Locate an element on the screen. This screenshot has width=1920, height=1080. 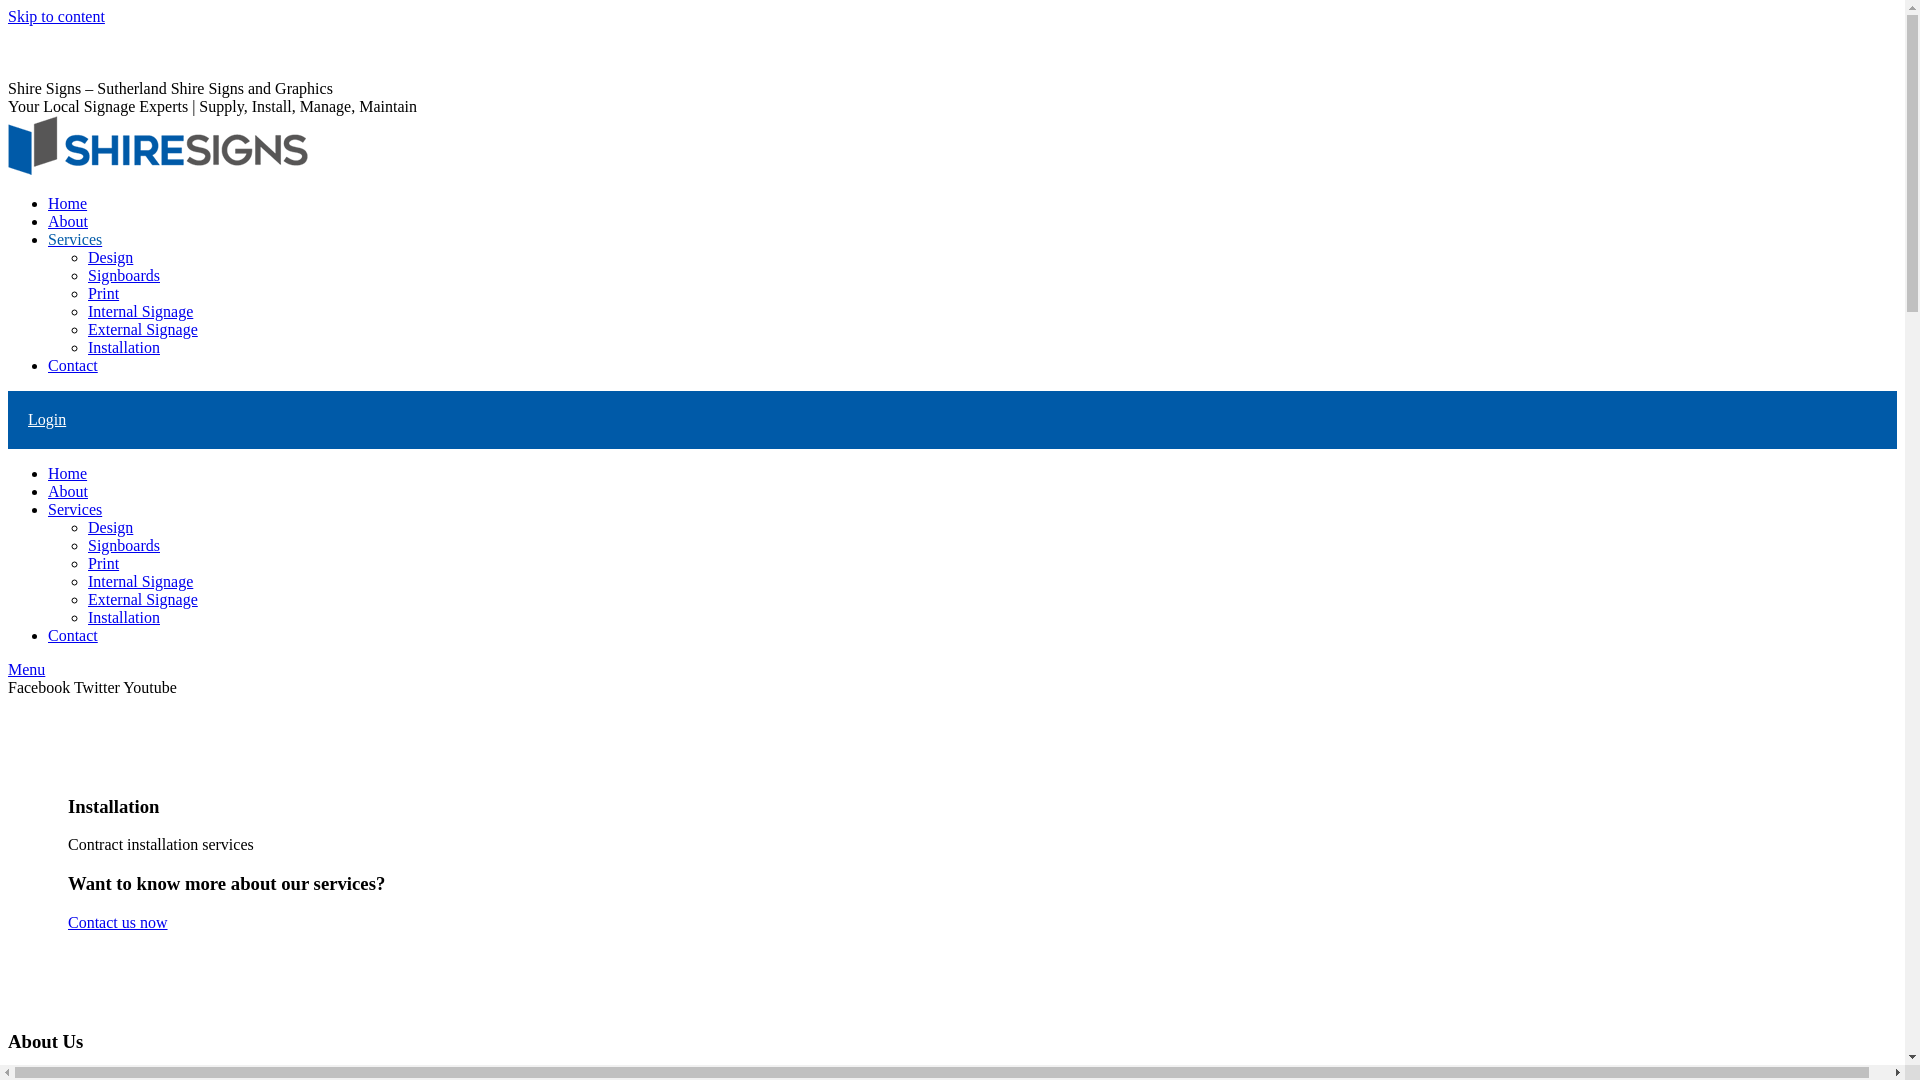
'Services' is located at coordinates (75, 508).